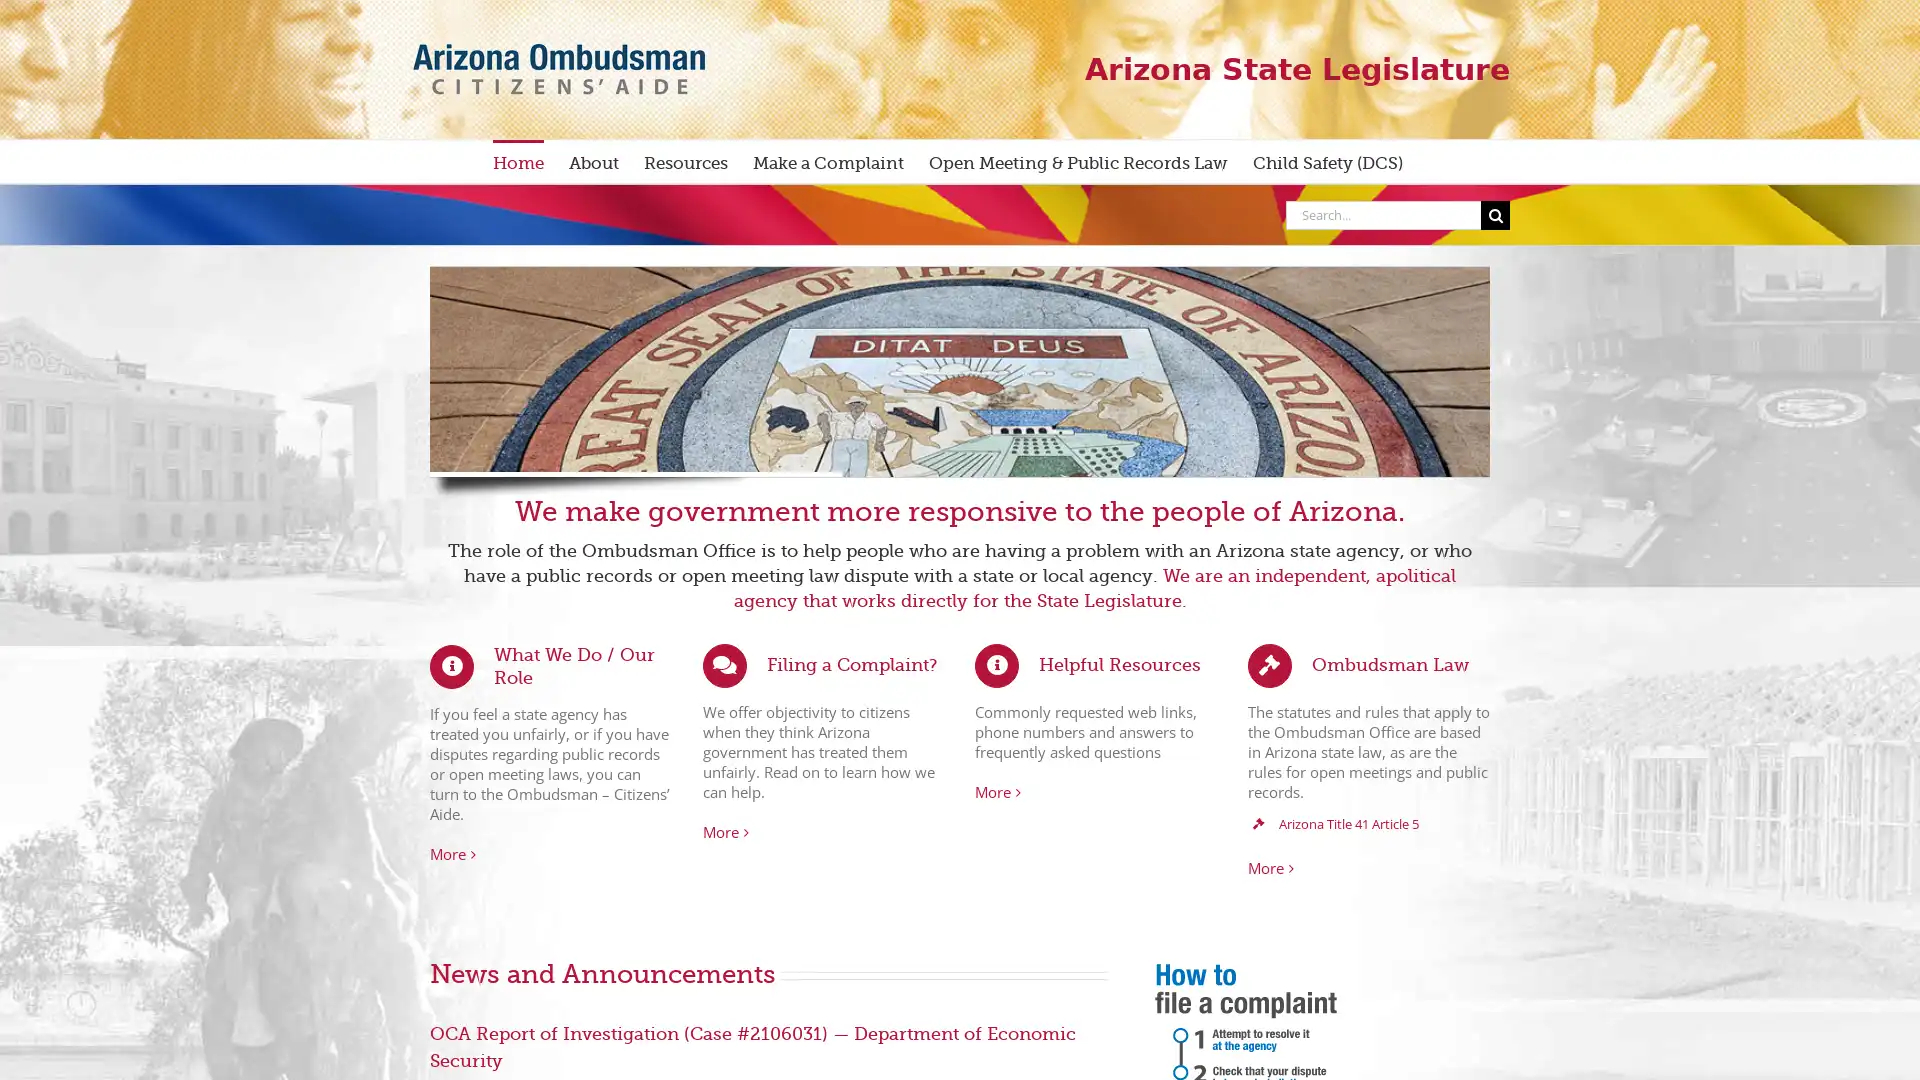 This screenshot has width=1920, height=1080. What do you see at coordinates (1495, 214) in the screenshot?
I see `Search` at bounding box center [1495, 214].